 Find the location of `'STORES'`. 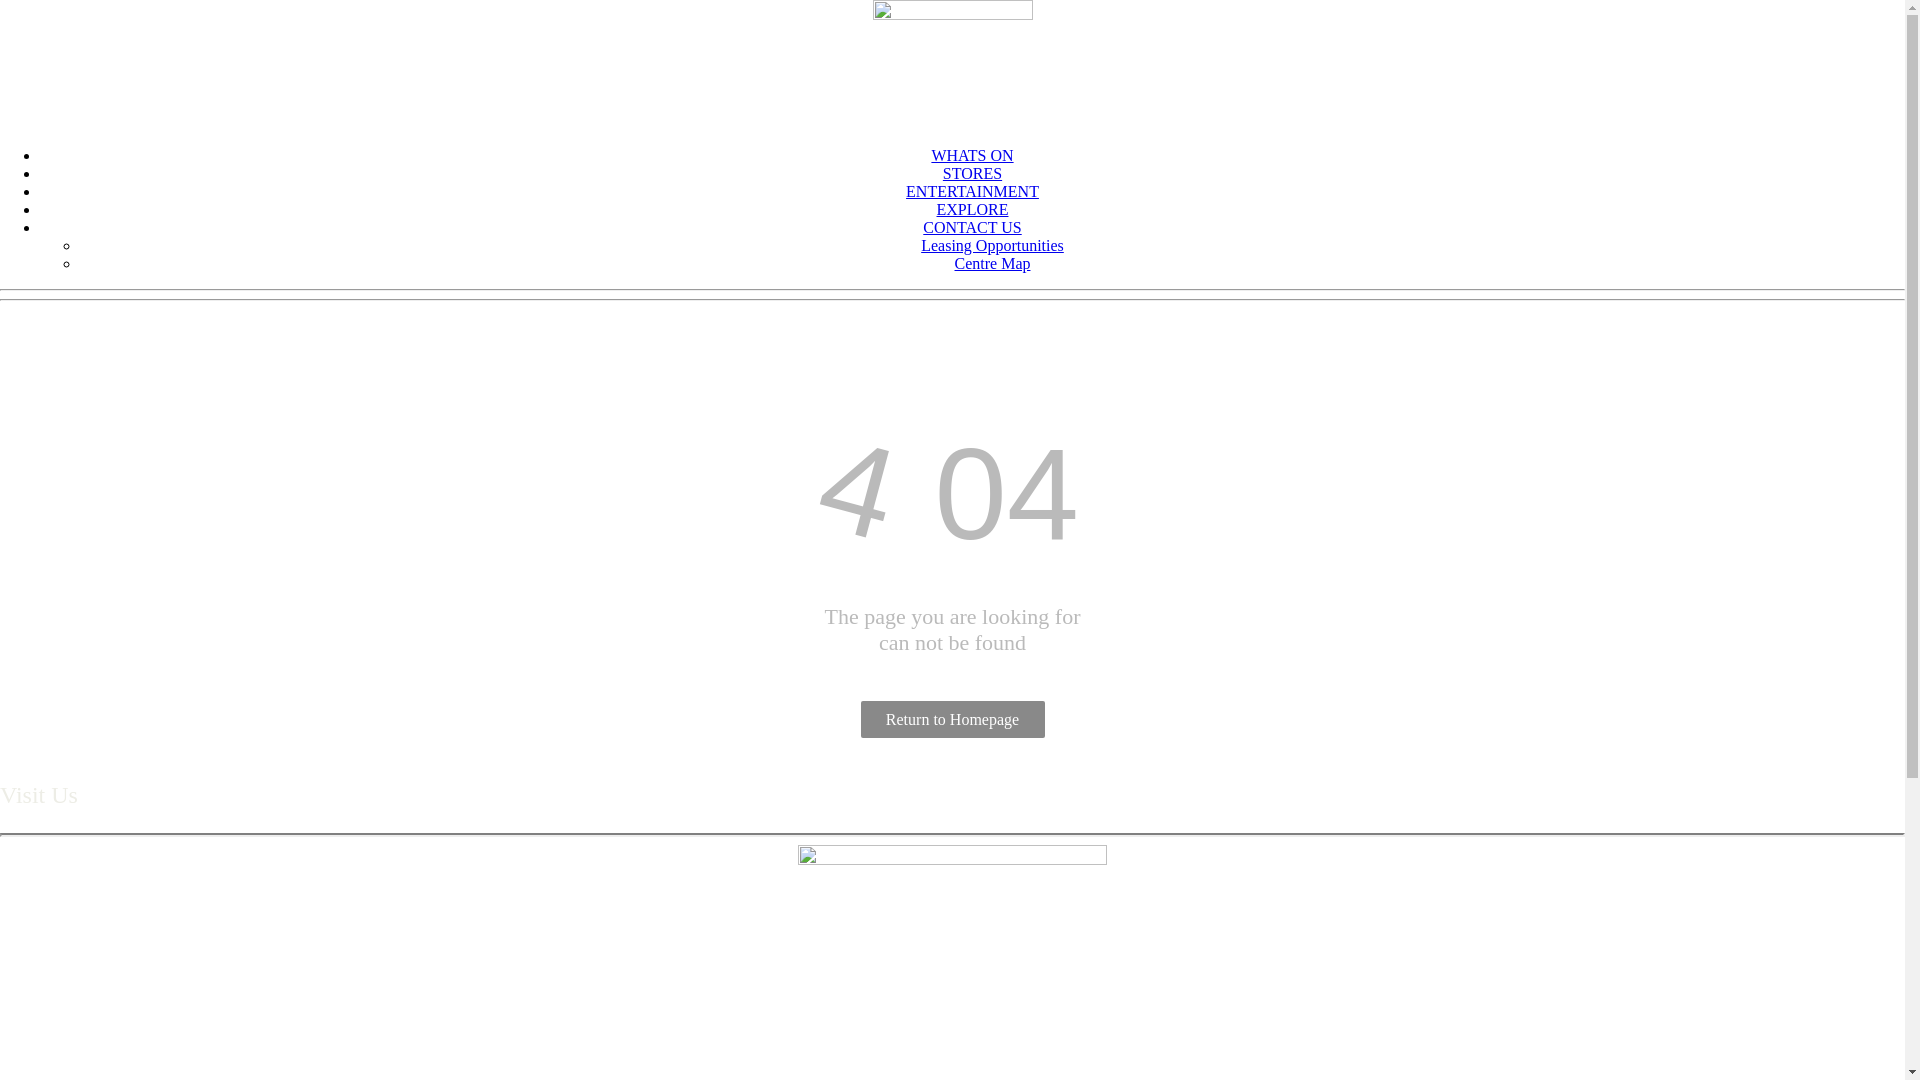

'STORES' is located at coordinates (972, 172).